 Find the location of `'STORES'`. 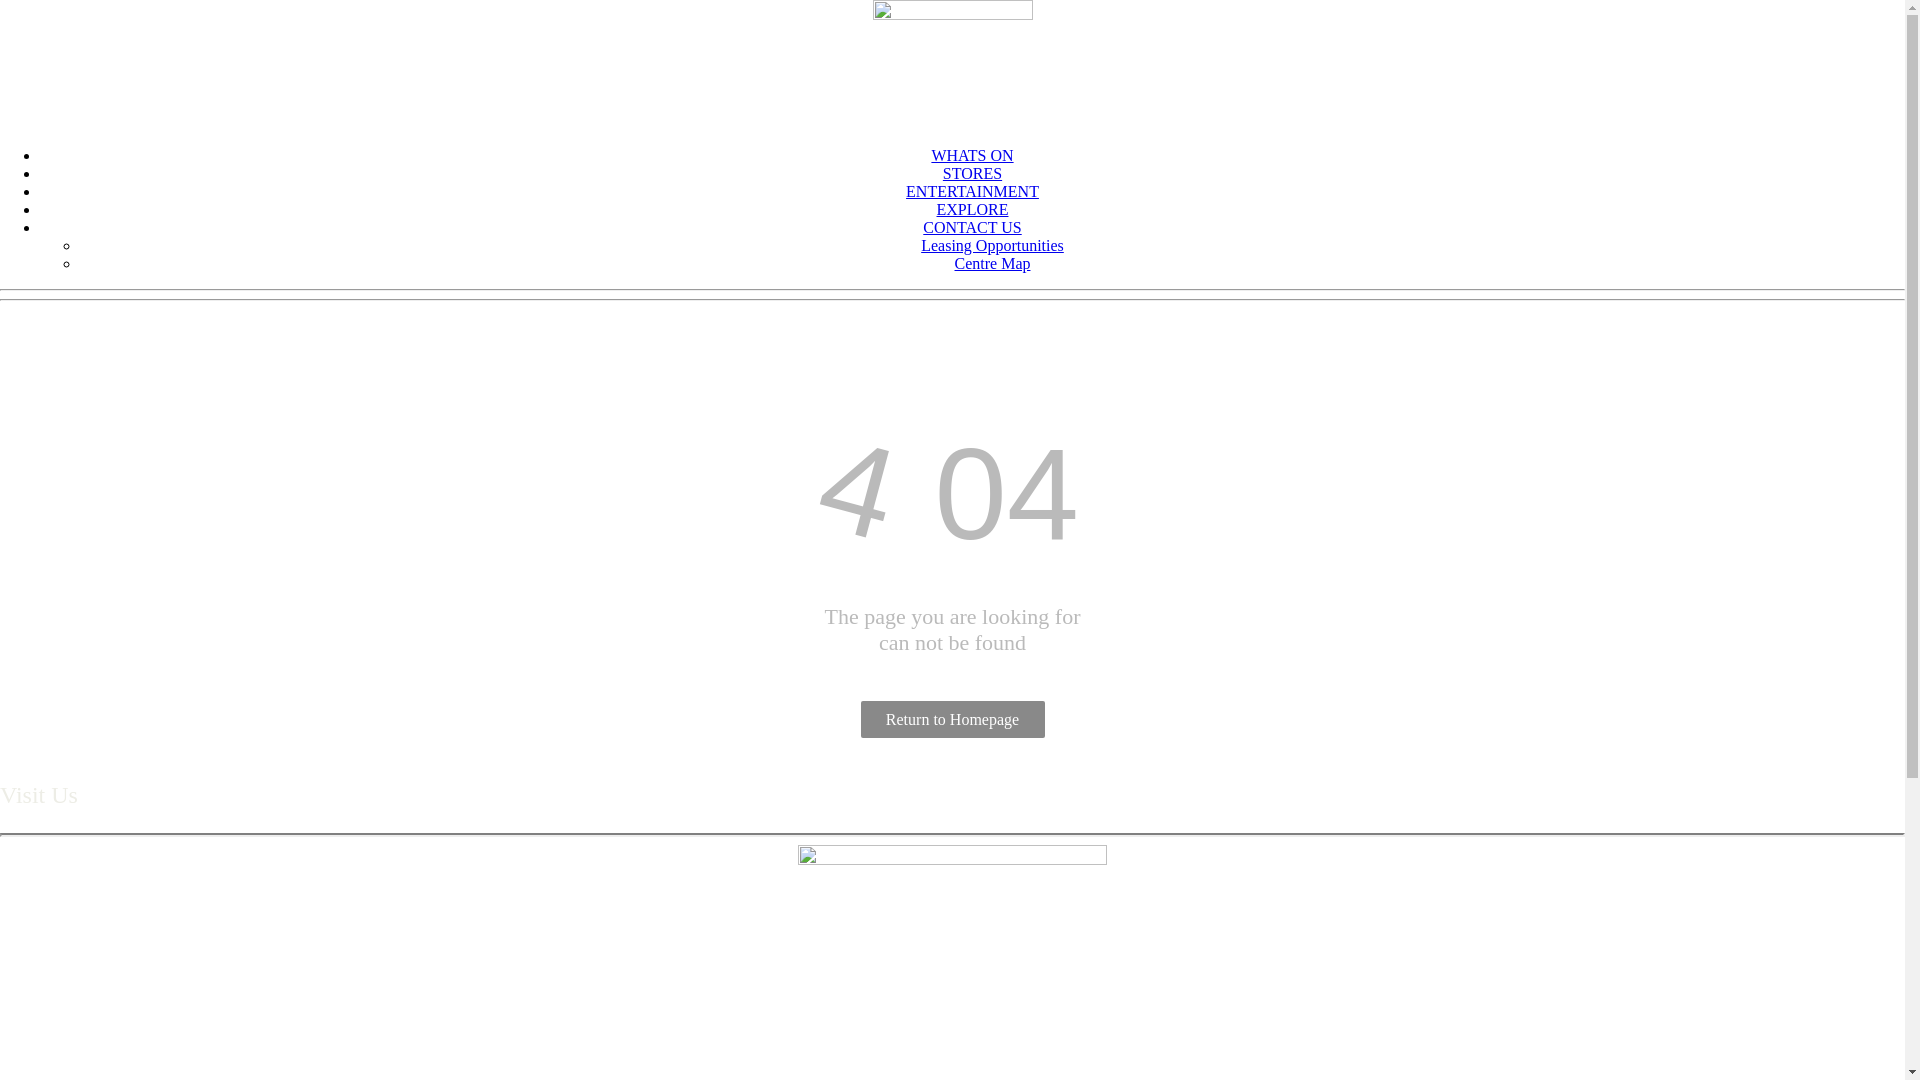

'STORES' is located at coordinates (972, 172).